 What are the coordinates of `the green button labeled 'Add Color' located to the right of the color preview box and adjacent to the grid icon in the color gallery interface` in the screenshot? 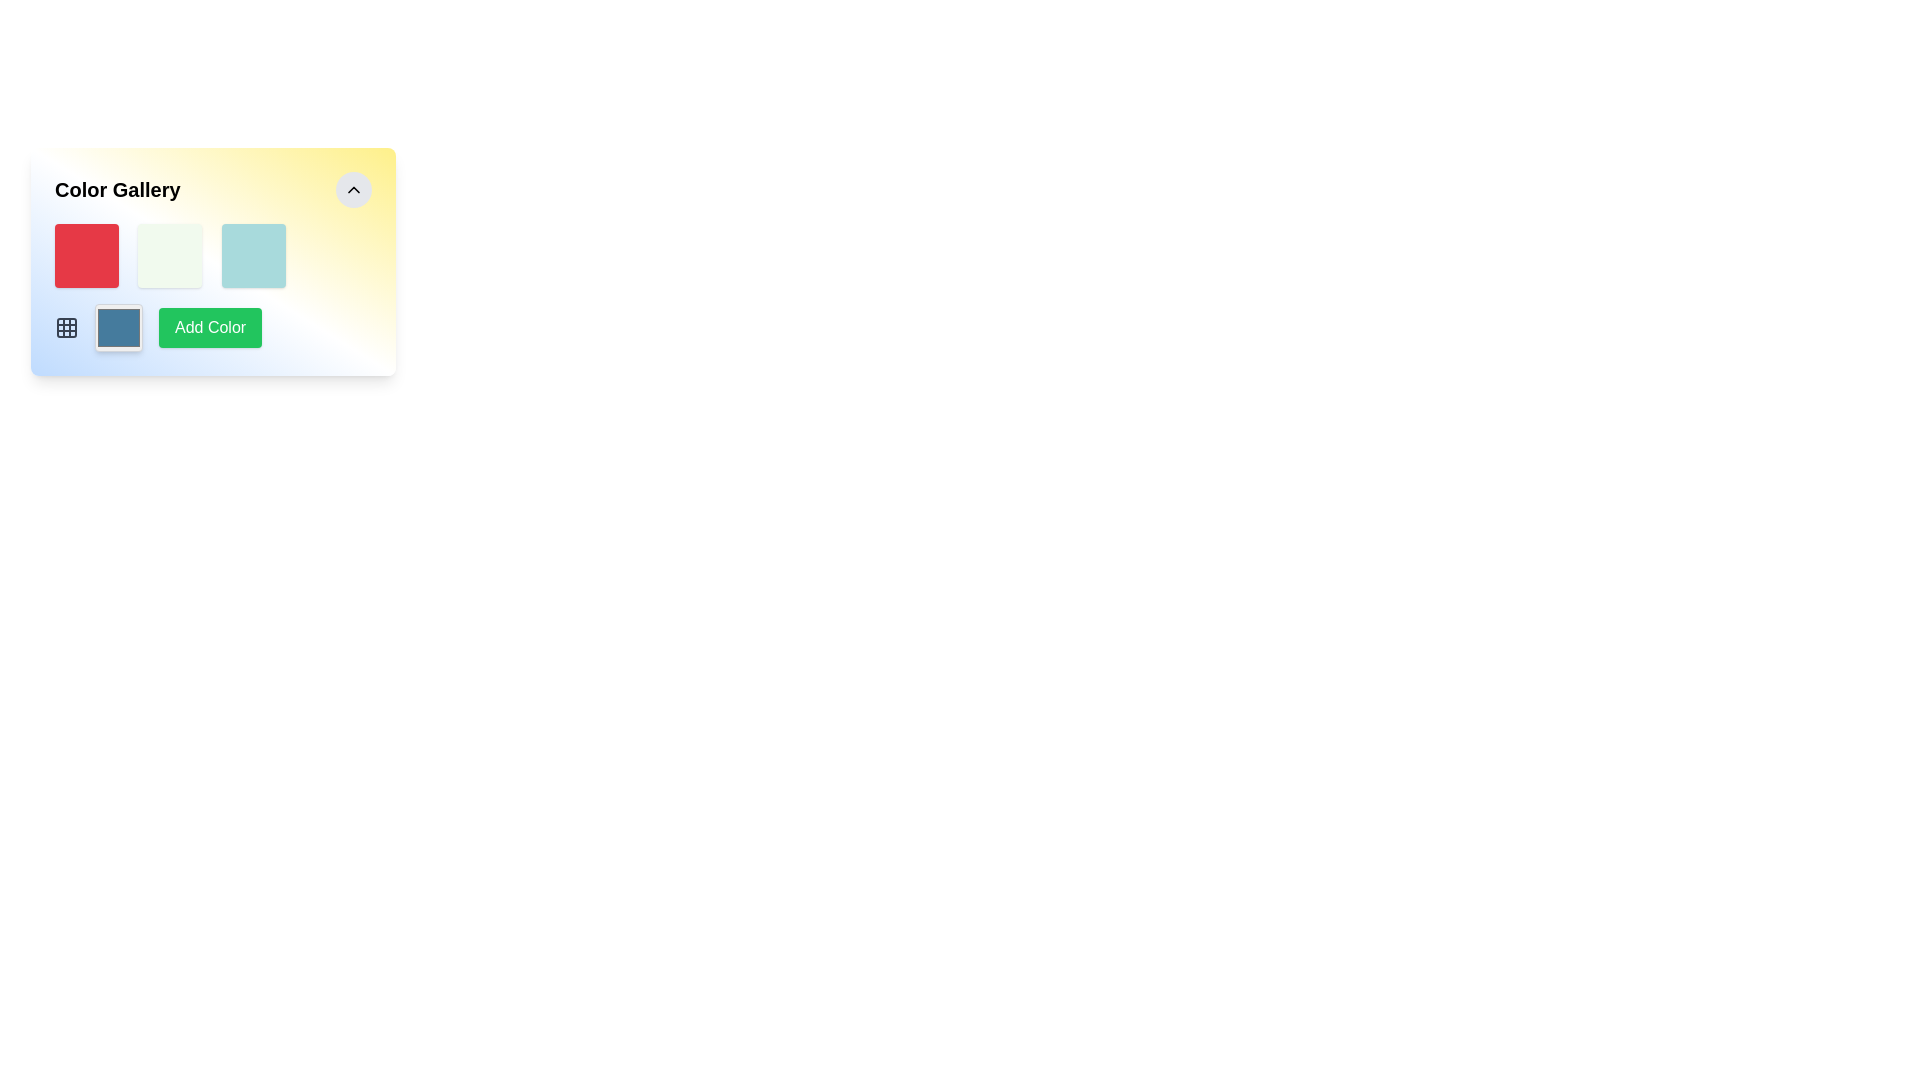 It's located at (213, 326).